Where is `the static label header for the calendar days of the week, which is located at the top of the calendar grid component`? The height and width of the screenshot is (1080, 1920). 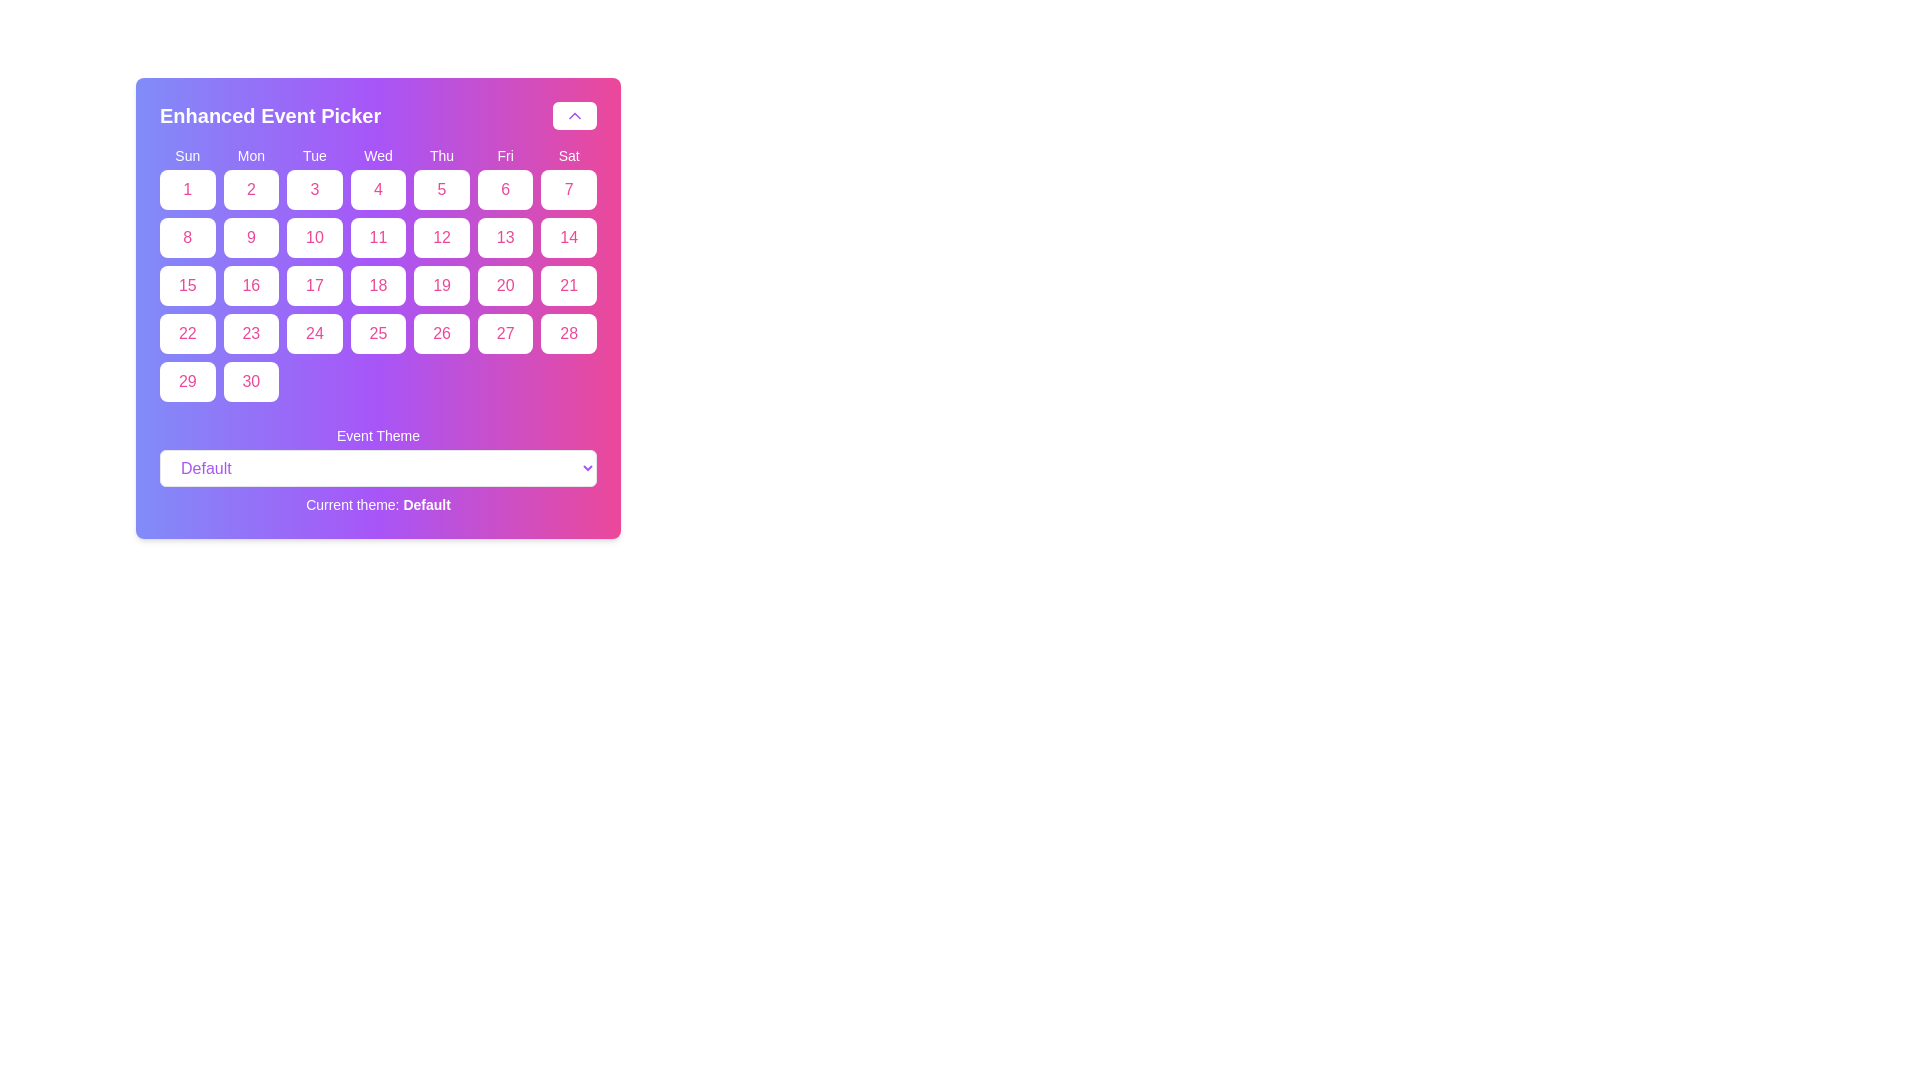
the static label header for the calendar days of the week, which is located at the top of the calendar grid component is located at coordinates (378, 154).